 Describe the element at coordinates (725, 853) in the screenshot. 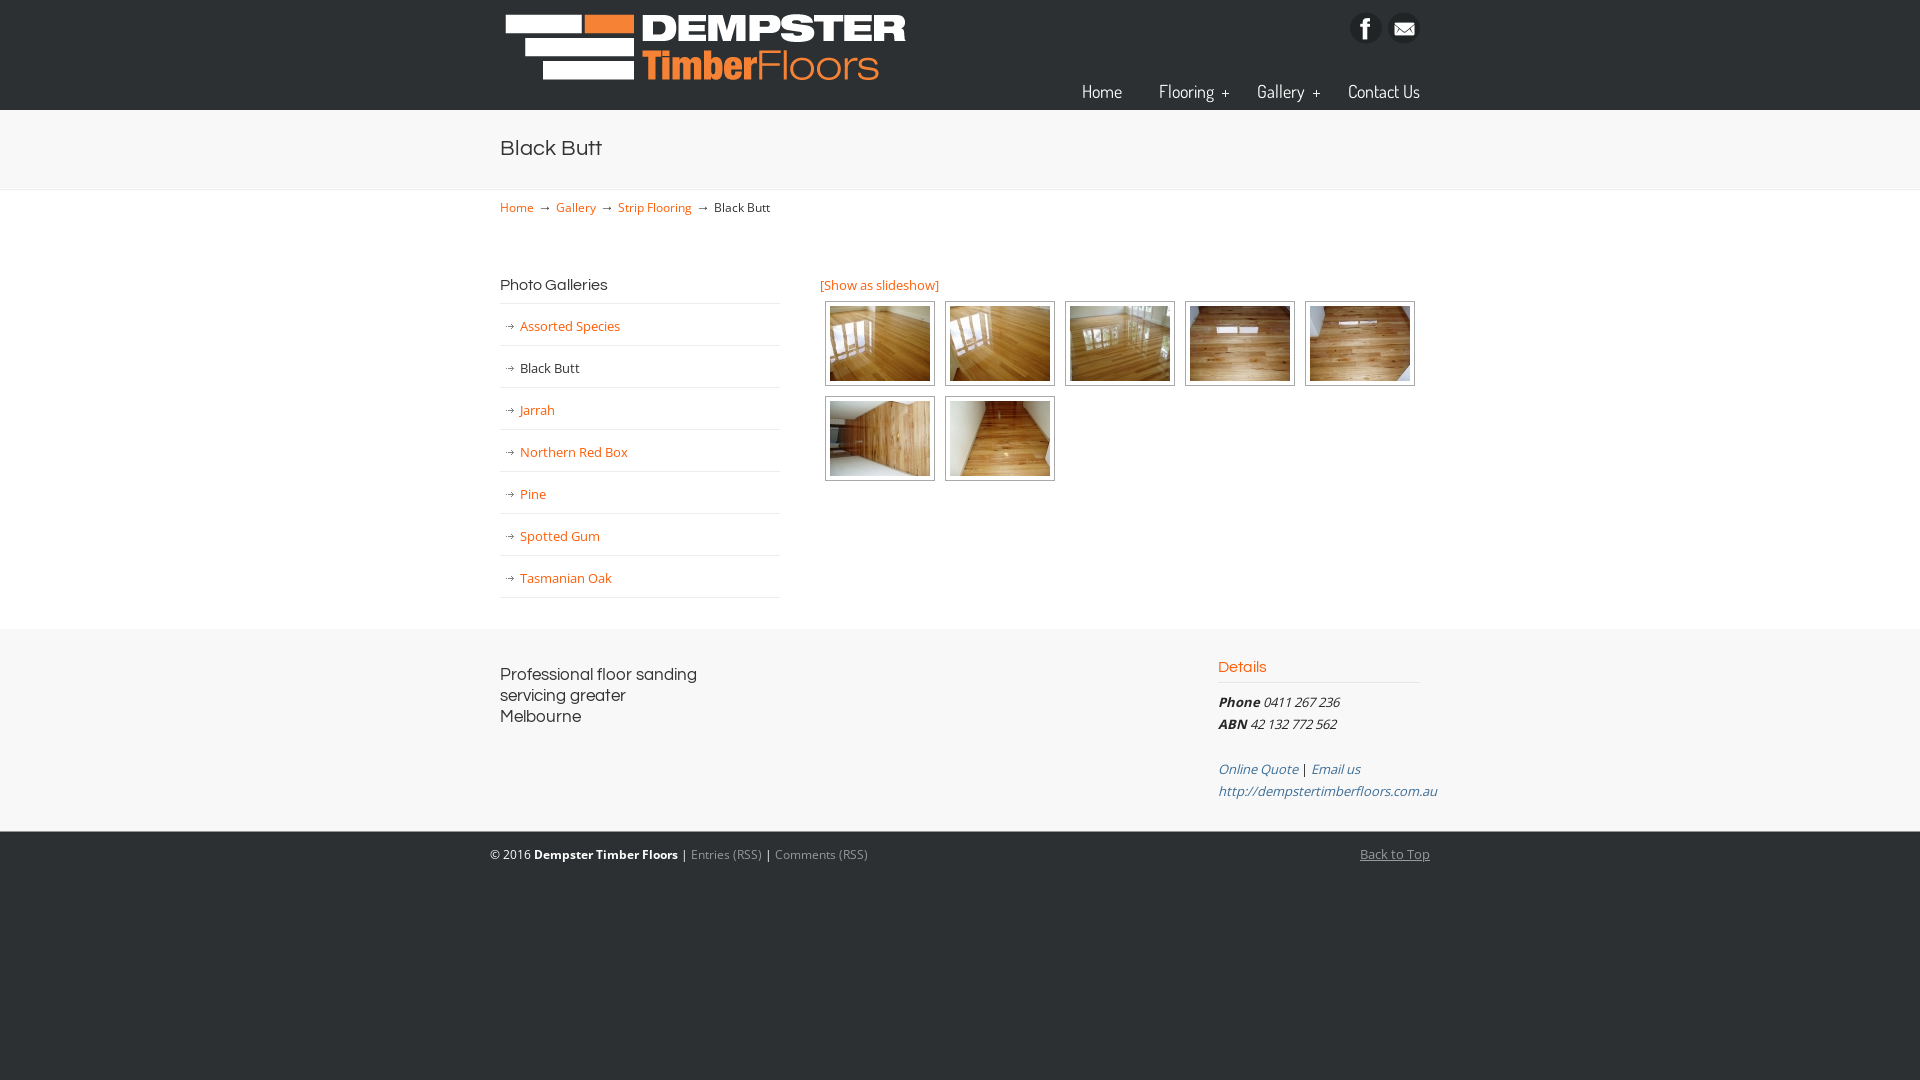

I see `'Entries (RSS)'` at that location.